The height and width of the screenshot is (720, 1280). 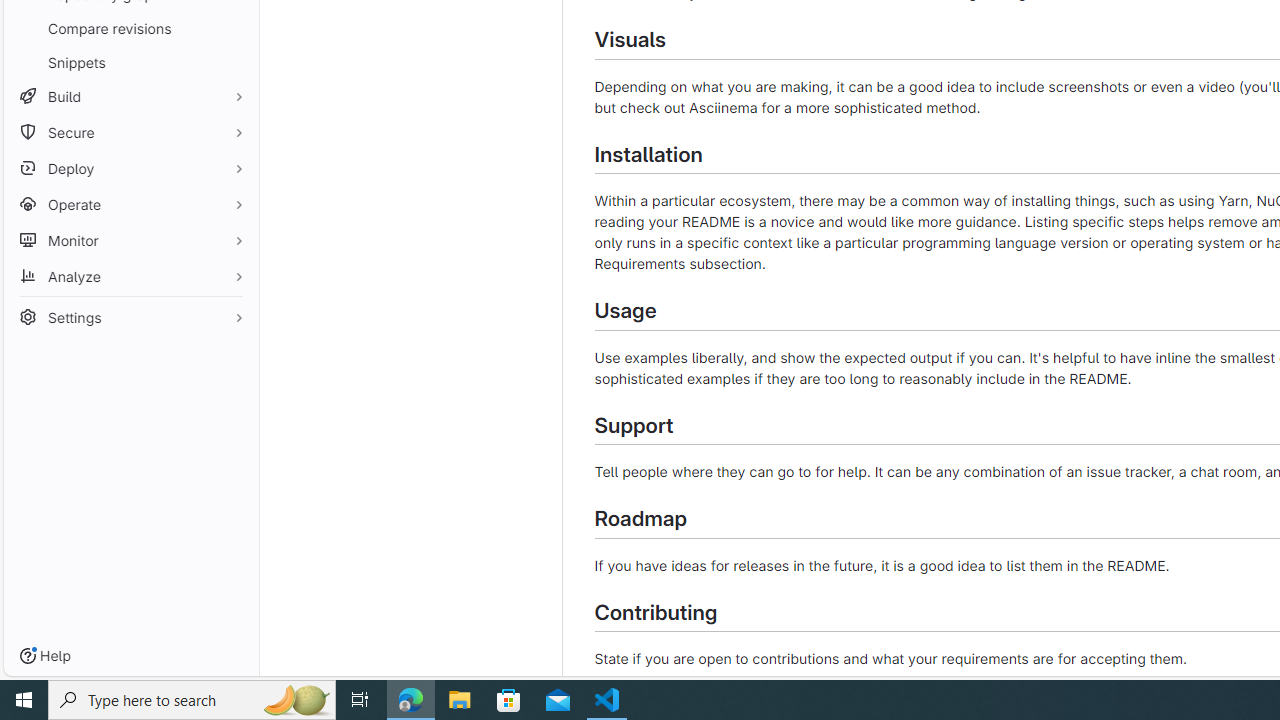 I want to click on 'Build', so click(x=130, y=96).